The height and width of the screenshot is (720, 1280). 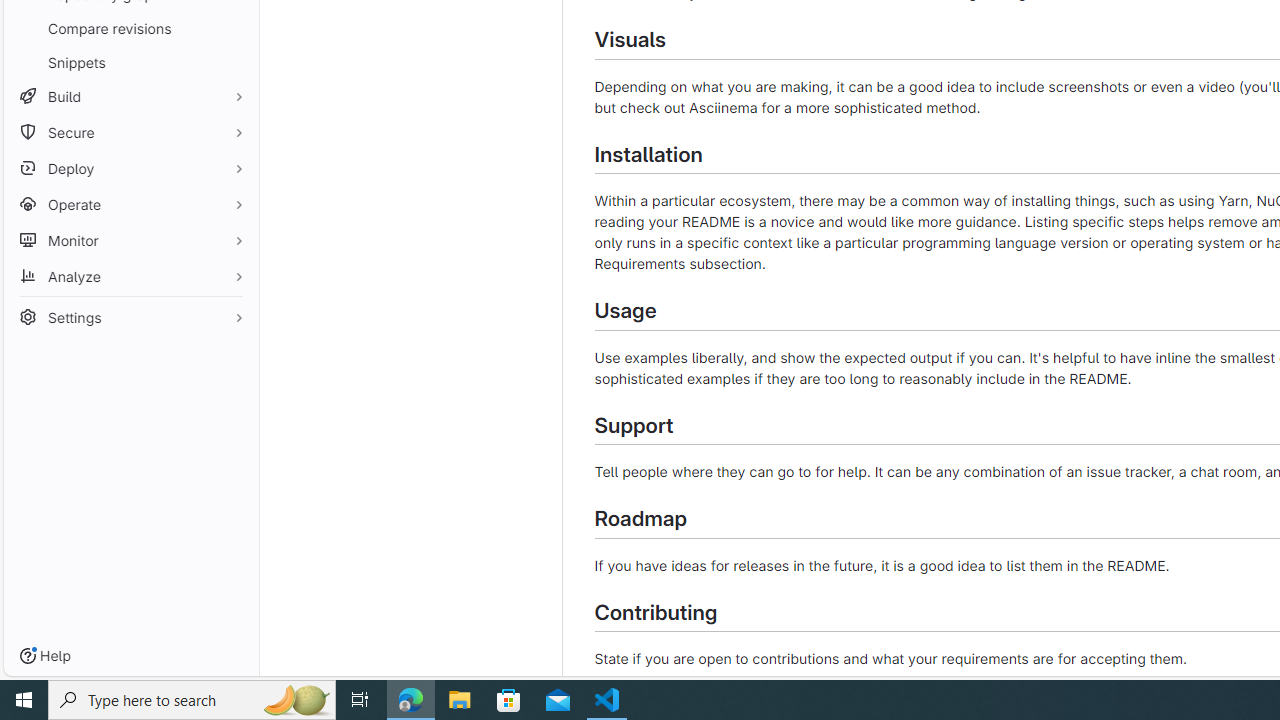 I want to click on 'Build', so click(x=130, y=96).